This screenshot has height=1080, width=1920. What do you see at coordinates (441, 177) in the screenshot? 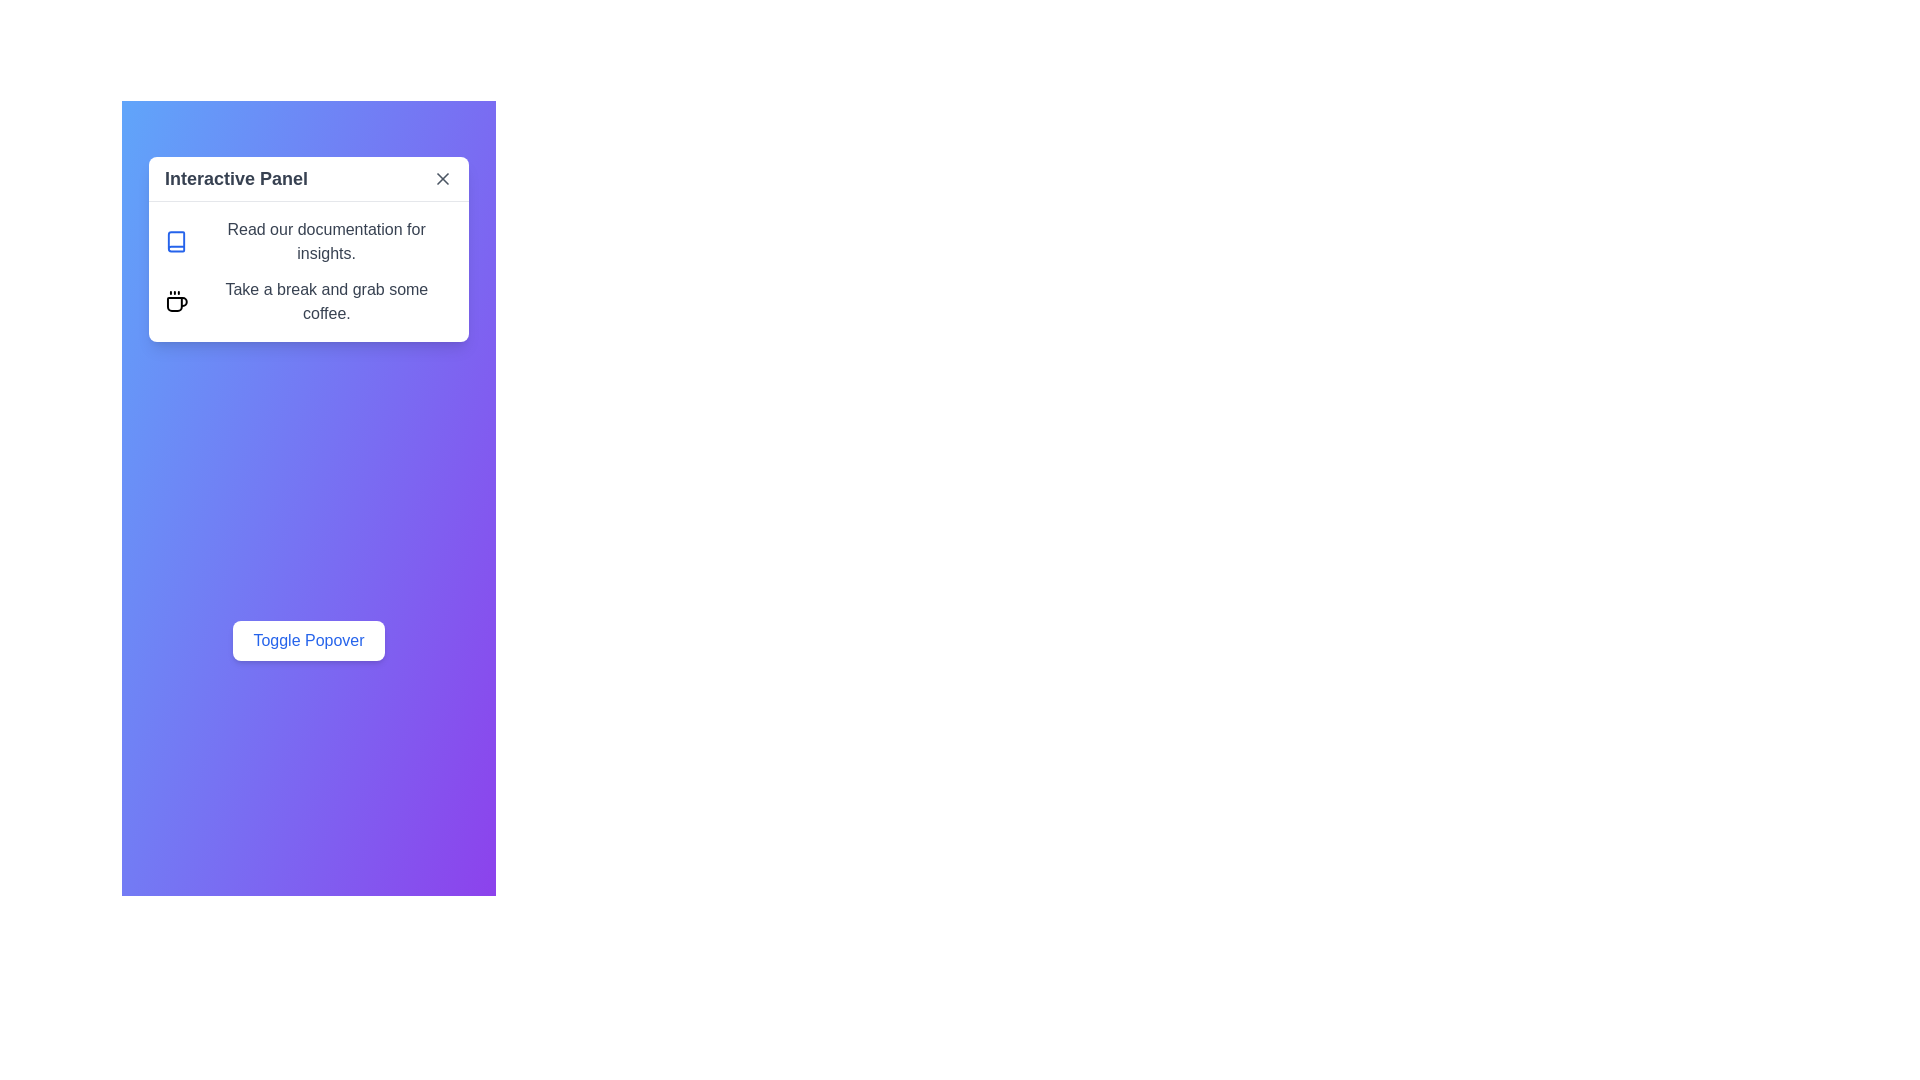
I see `the slanted cross icon located in the top-right corner of the 'Interactive Panel'` at bounding box center [441, 177].